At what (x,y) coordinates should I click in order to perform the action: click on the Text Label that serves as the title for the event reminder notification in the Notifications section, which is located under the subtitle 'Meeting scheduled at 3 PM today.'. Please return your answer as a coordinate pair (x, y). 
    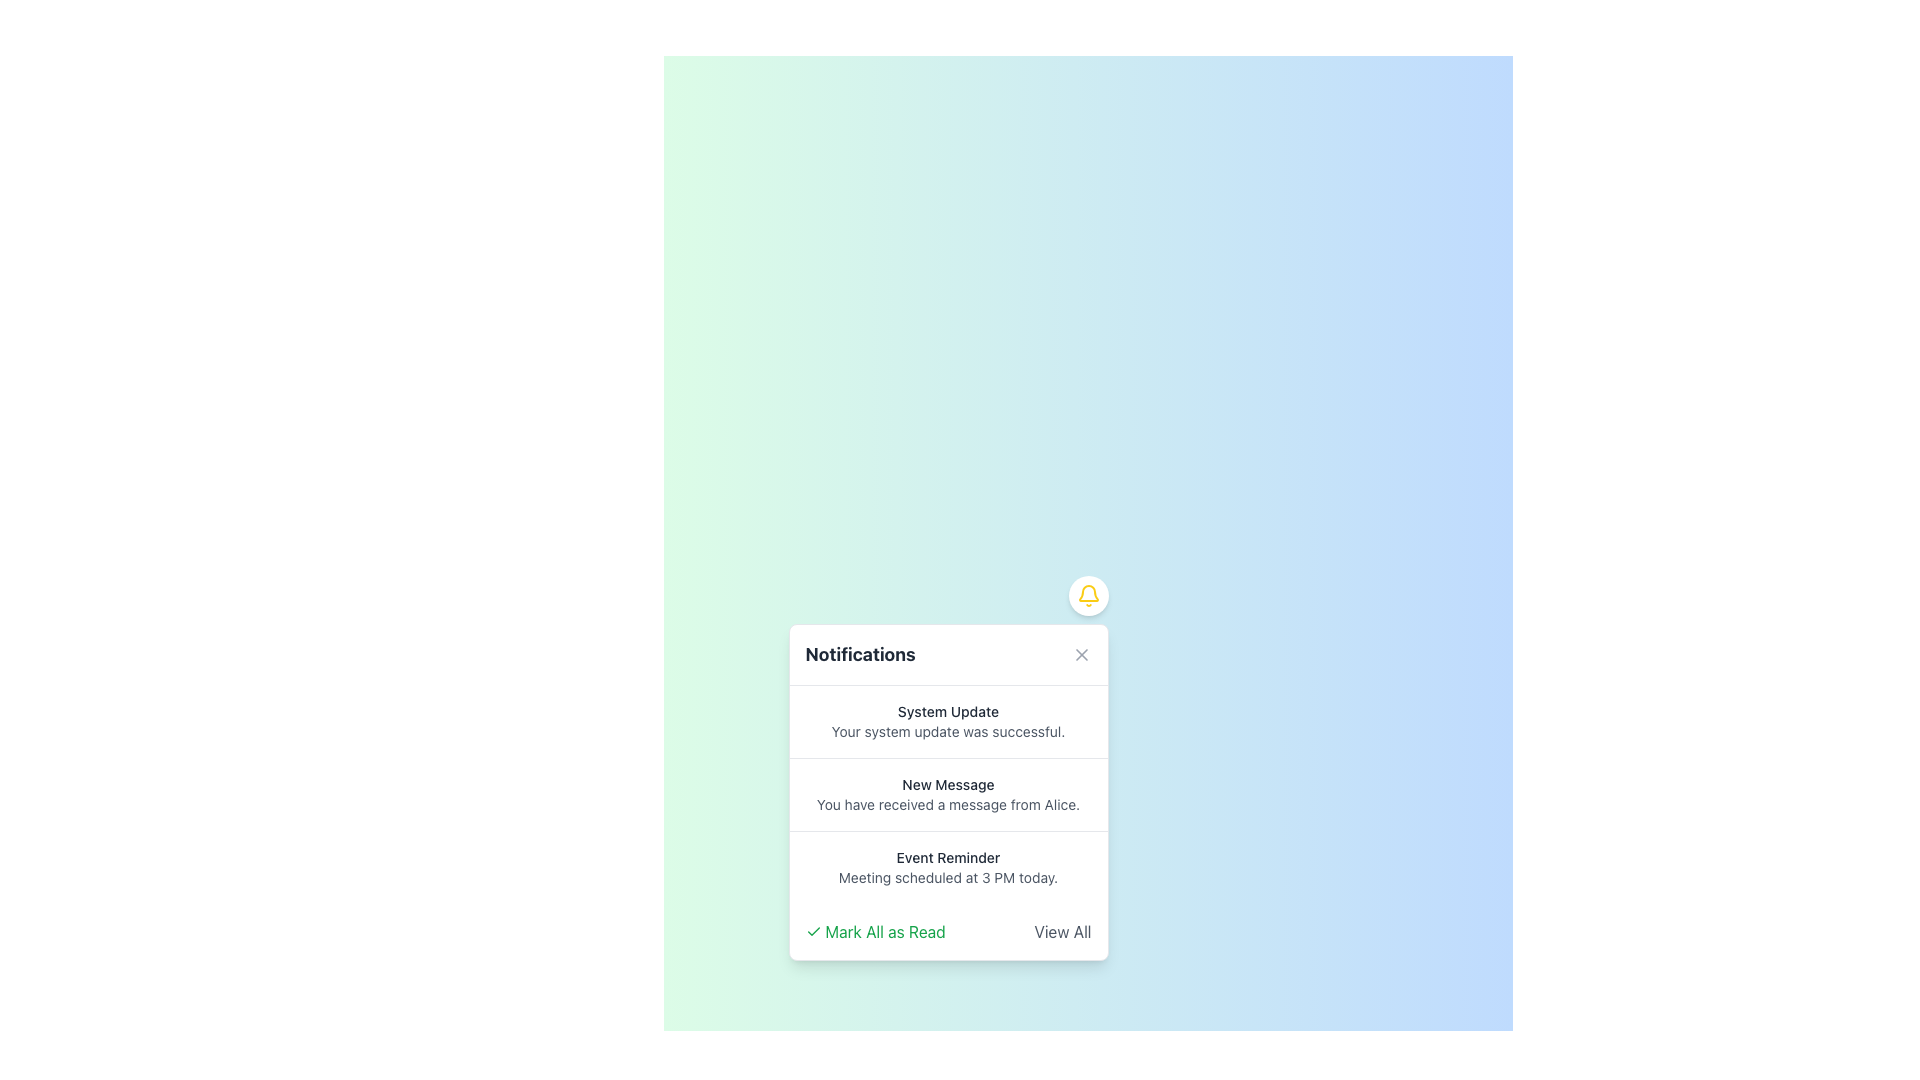
    Looking at the image, I should click on (947, 856).